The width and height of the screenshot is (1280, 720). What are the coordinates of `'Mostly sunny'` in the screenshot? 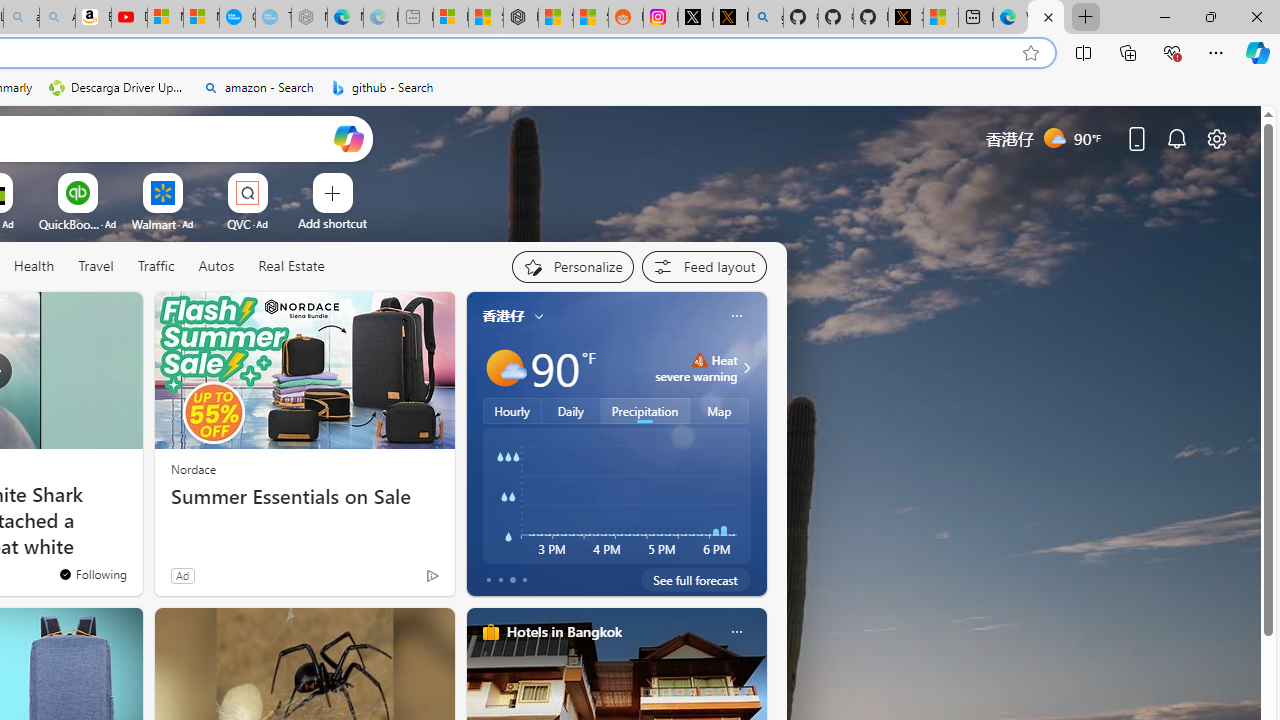 It's located at (504, 368).